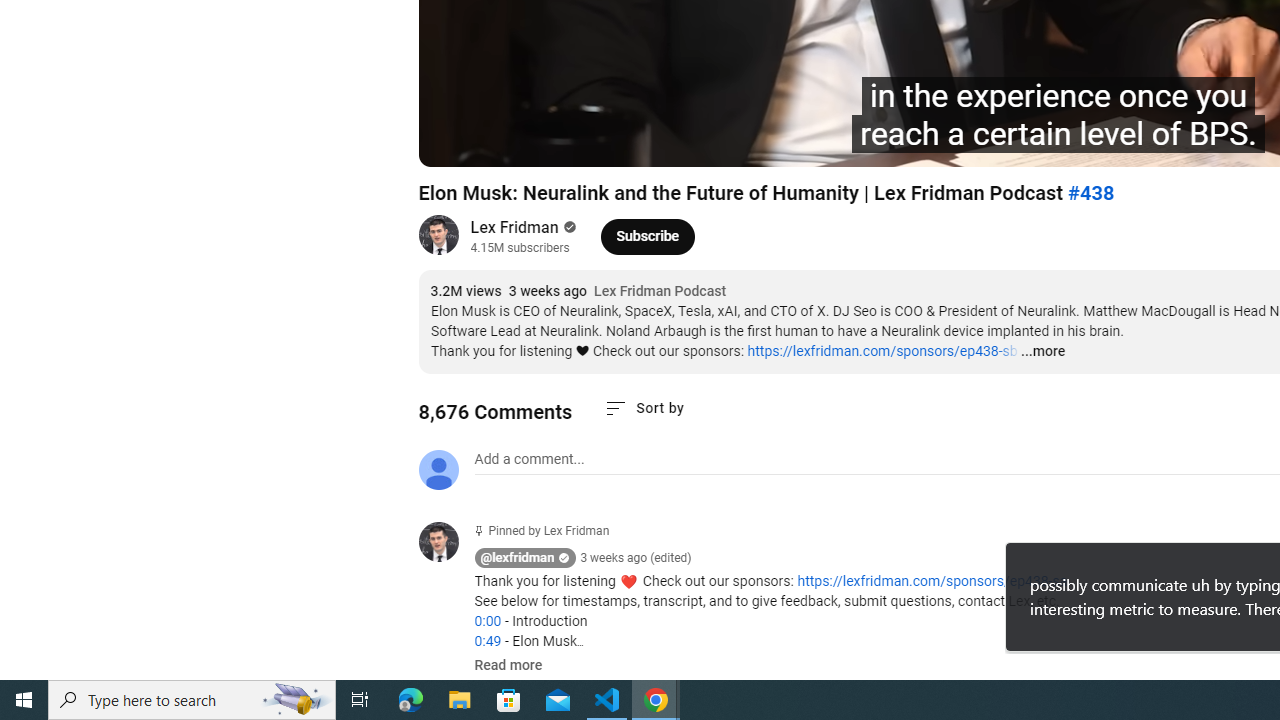  What do you see at coordinates (515, 226) in the screenshot?
I see `'Lex Fridman'` at bounding box center [515, 226].